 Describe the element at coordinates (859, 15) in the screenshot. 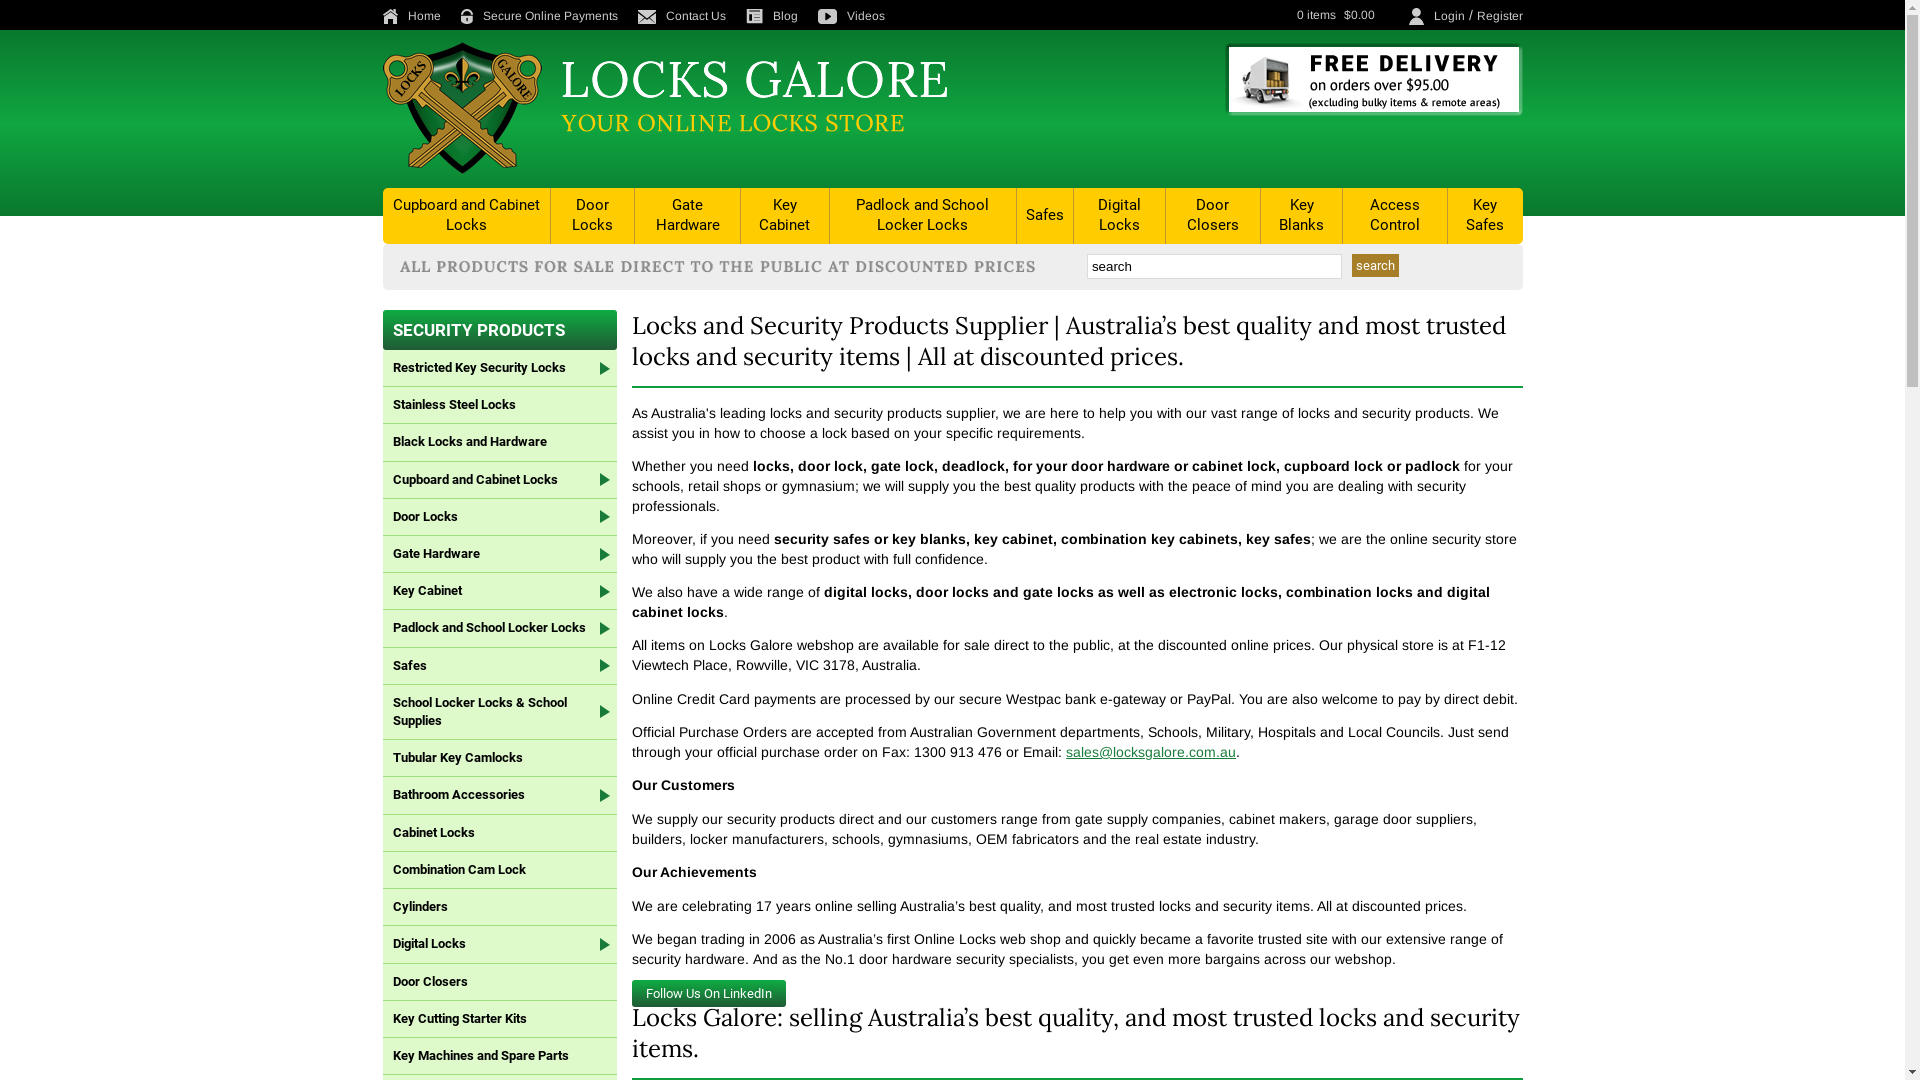

I see `'Videos'` at that location.